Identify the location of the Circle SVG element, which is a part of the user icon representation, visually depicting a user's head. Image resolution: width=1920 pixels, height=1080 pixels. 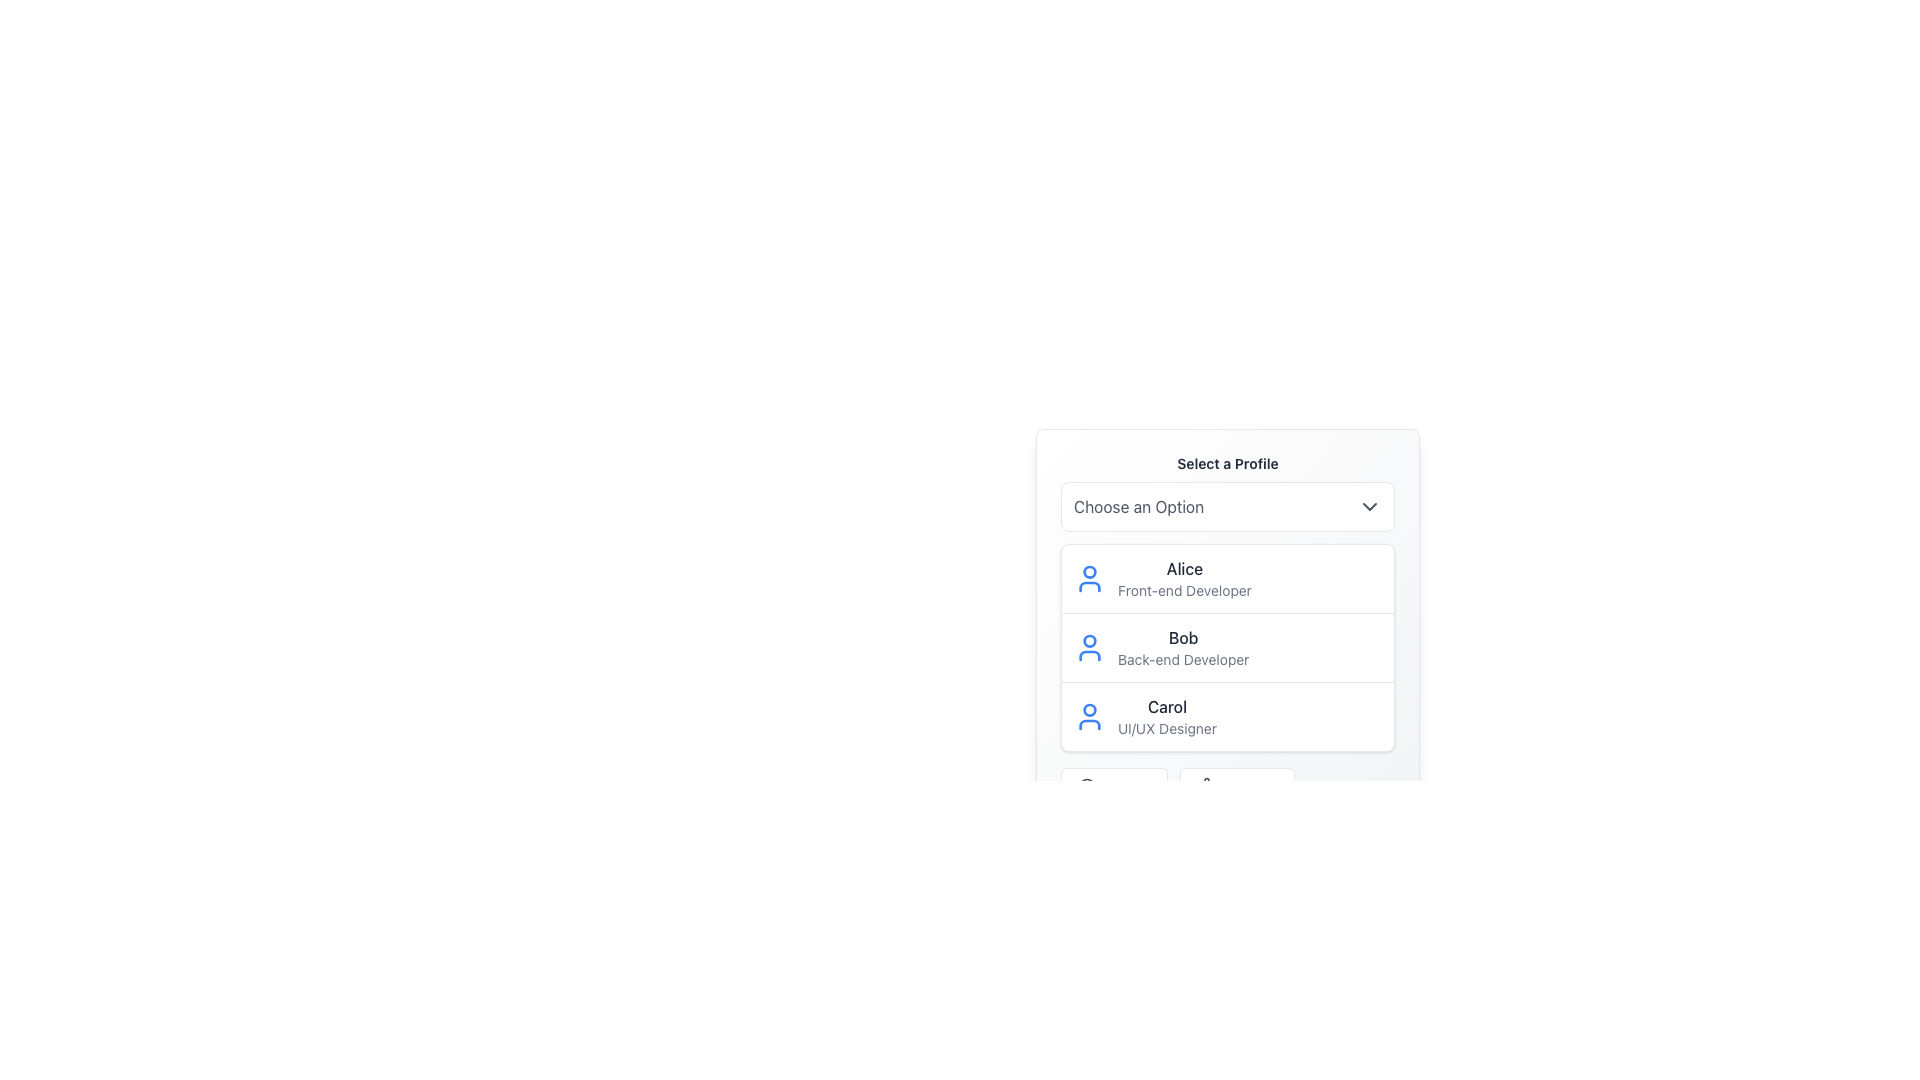
(1088, 571).